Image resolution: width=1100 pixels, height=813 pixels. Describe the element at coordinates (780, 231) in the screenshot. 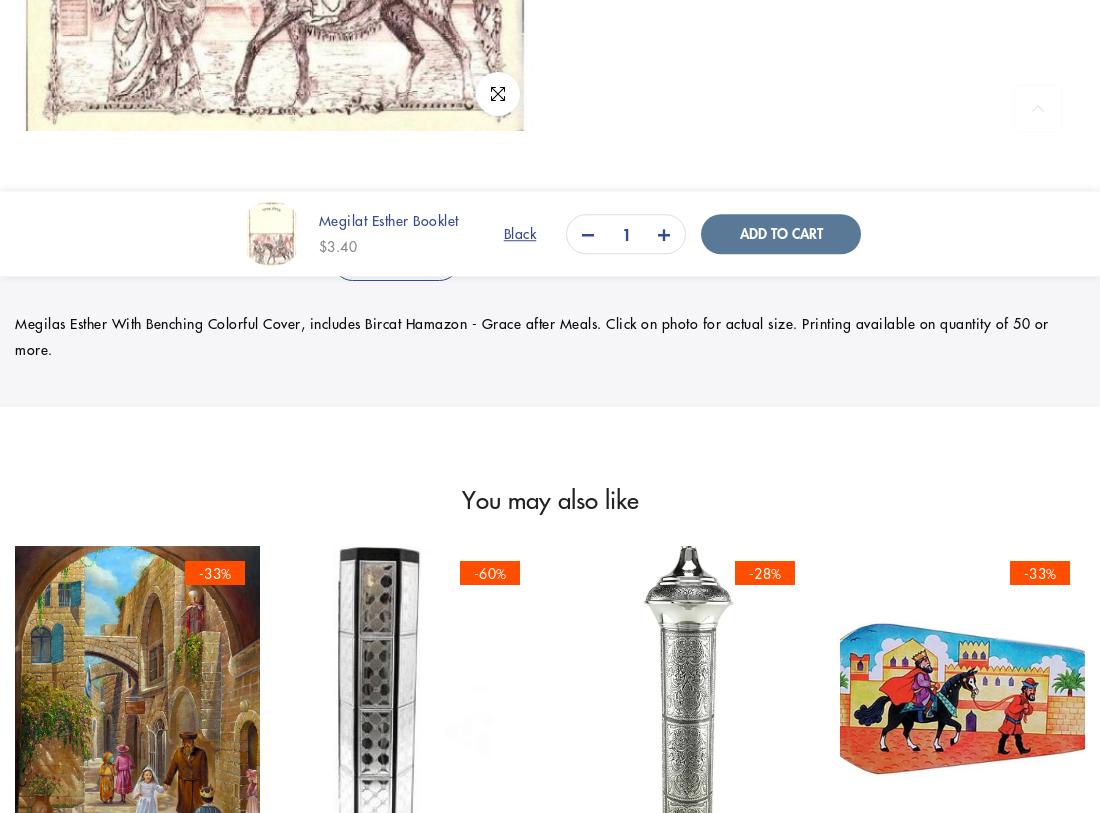

I see `'Add to cart'` at that location.